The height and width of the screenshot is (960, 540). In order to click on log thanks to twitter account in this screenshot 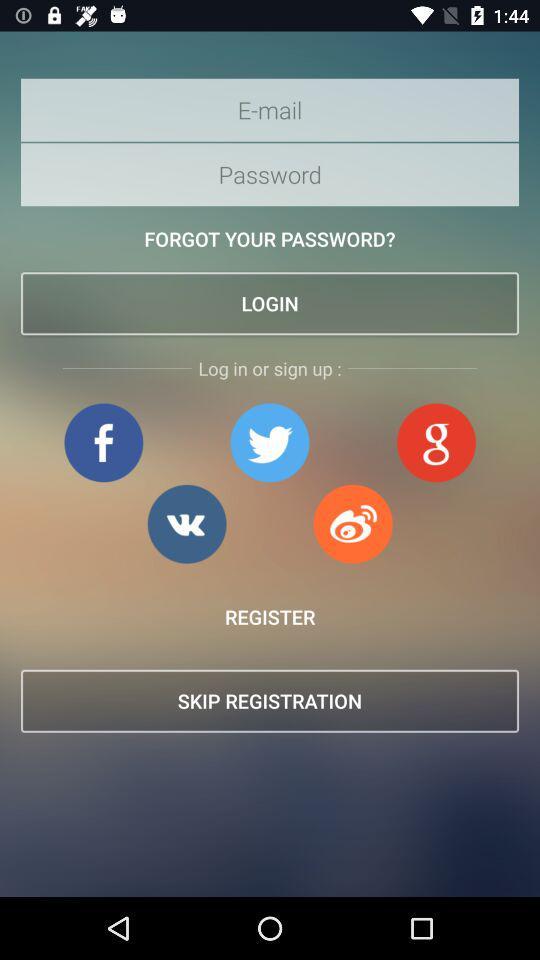, I will do `click(269, 442)`.